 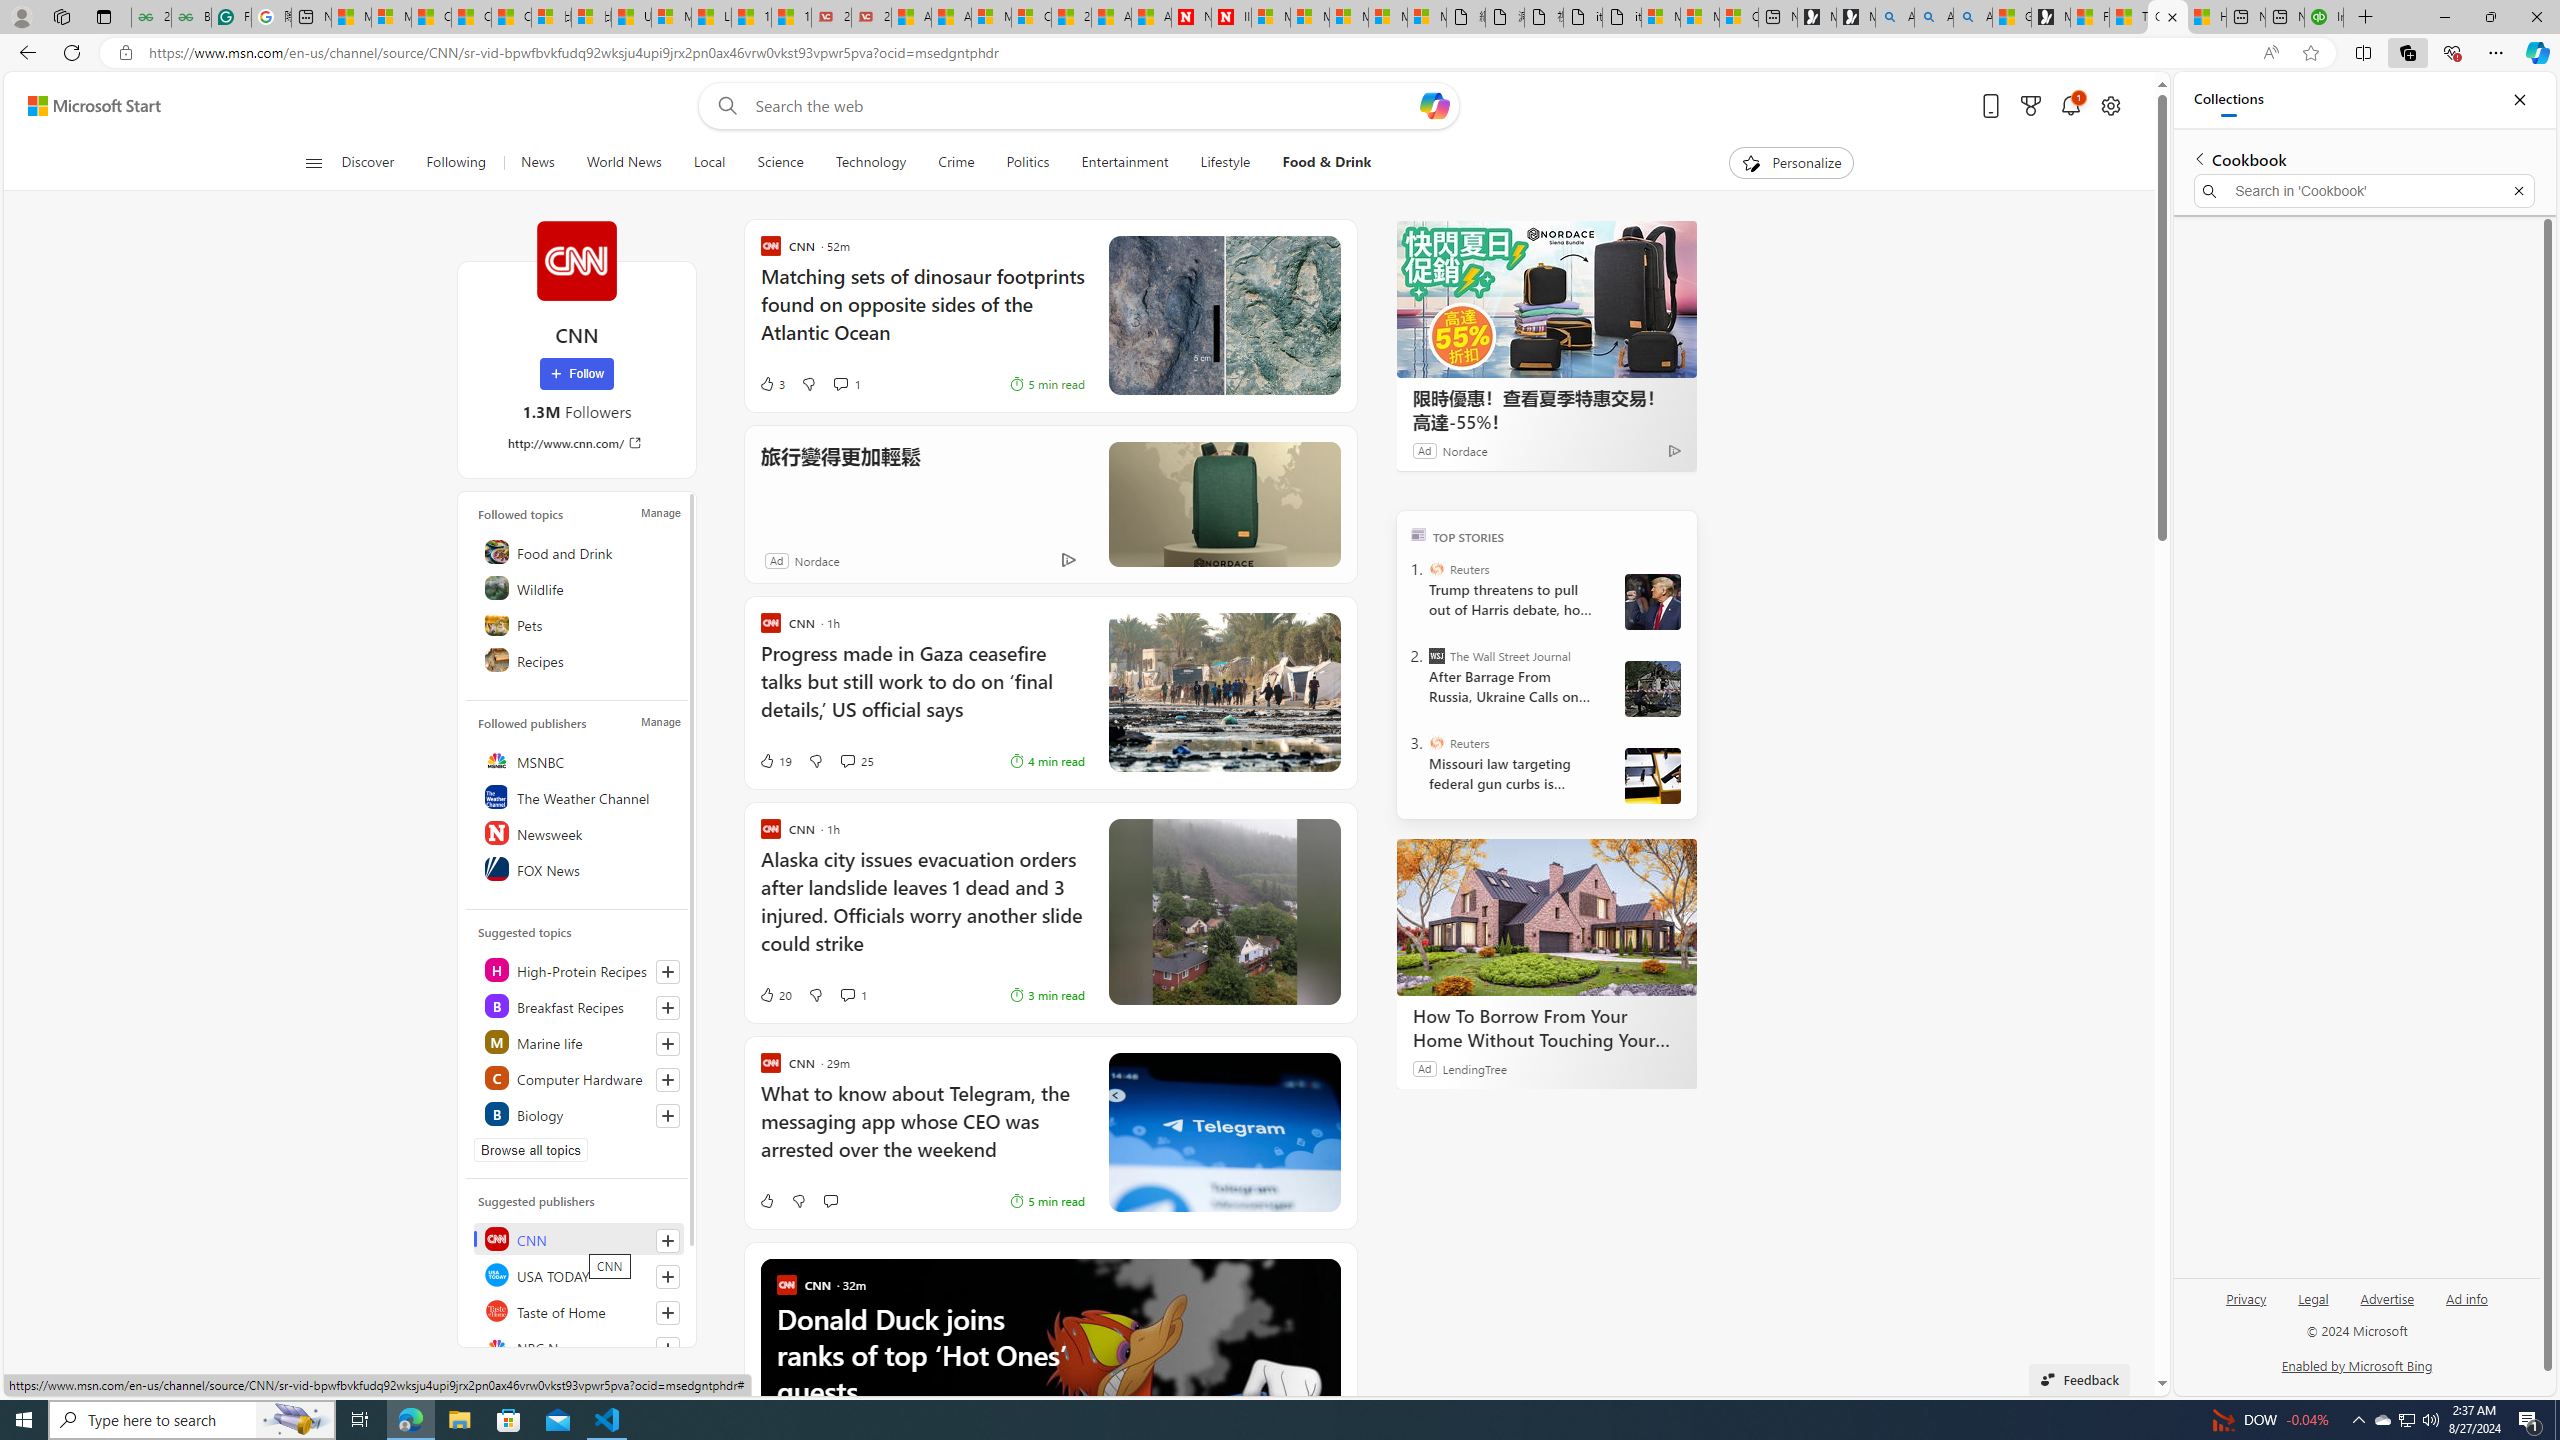 I want to click on 'Legal', so click(x=2314, y=1298).